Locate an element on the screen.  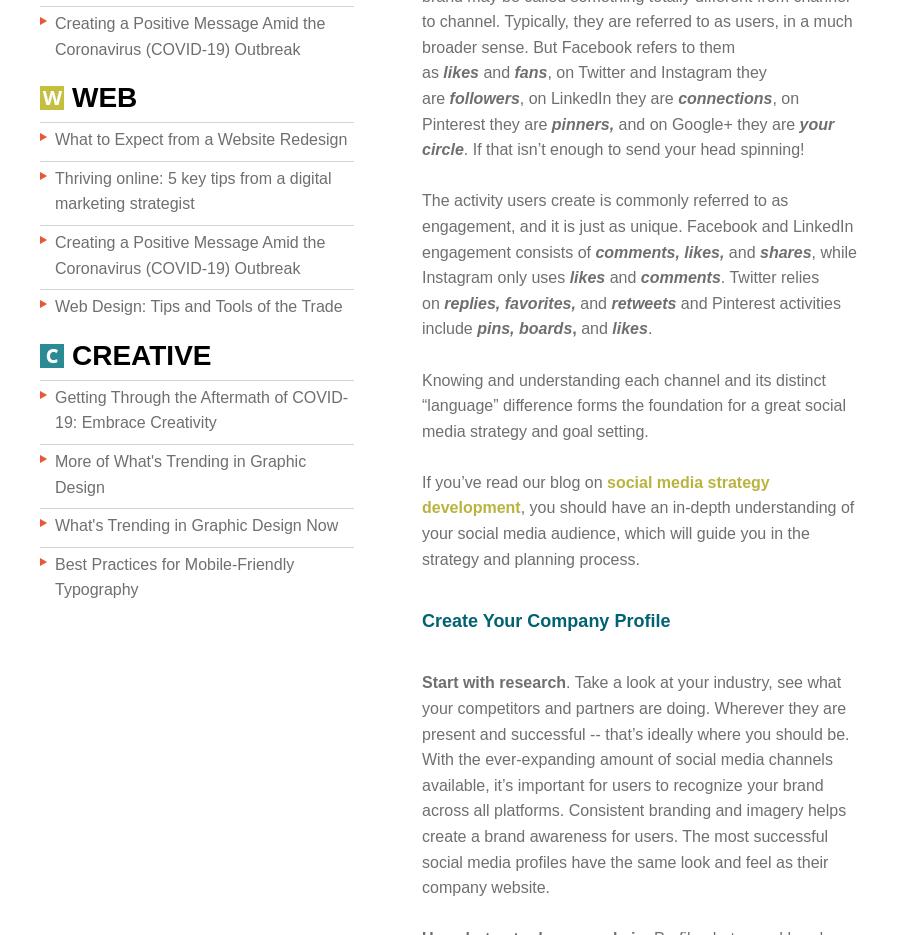
'Getting Through the Aftermath of COVID-19: Embrace Creativity' is located at coordinates (201, 409).